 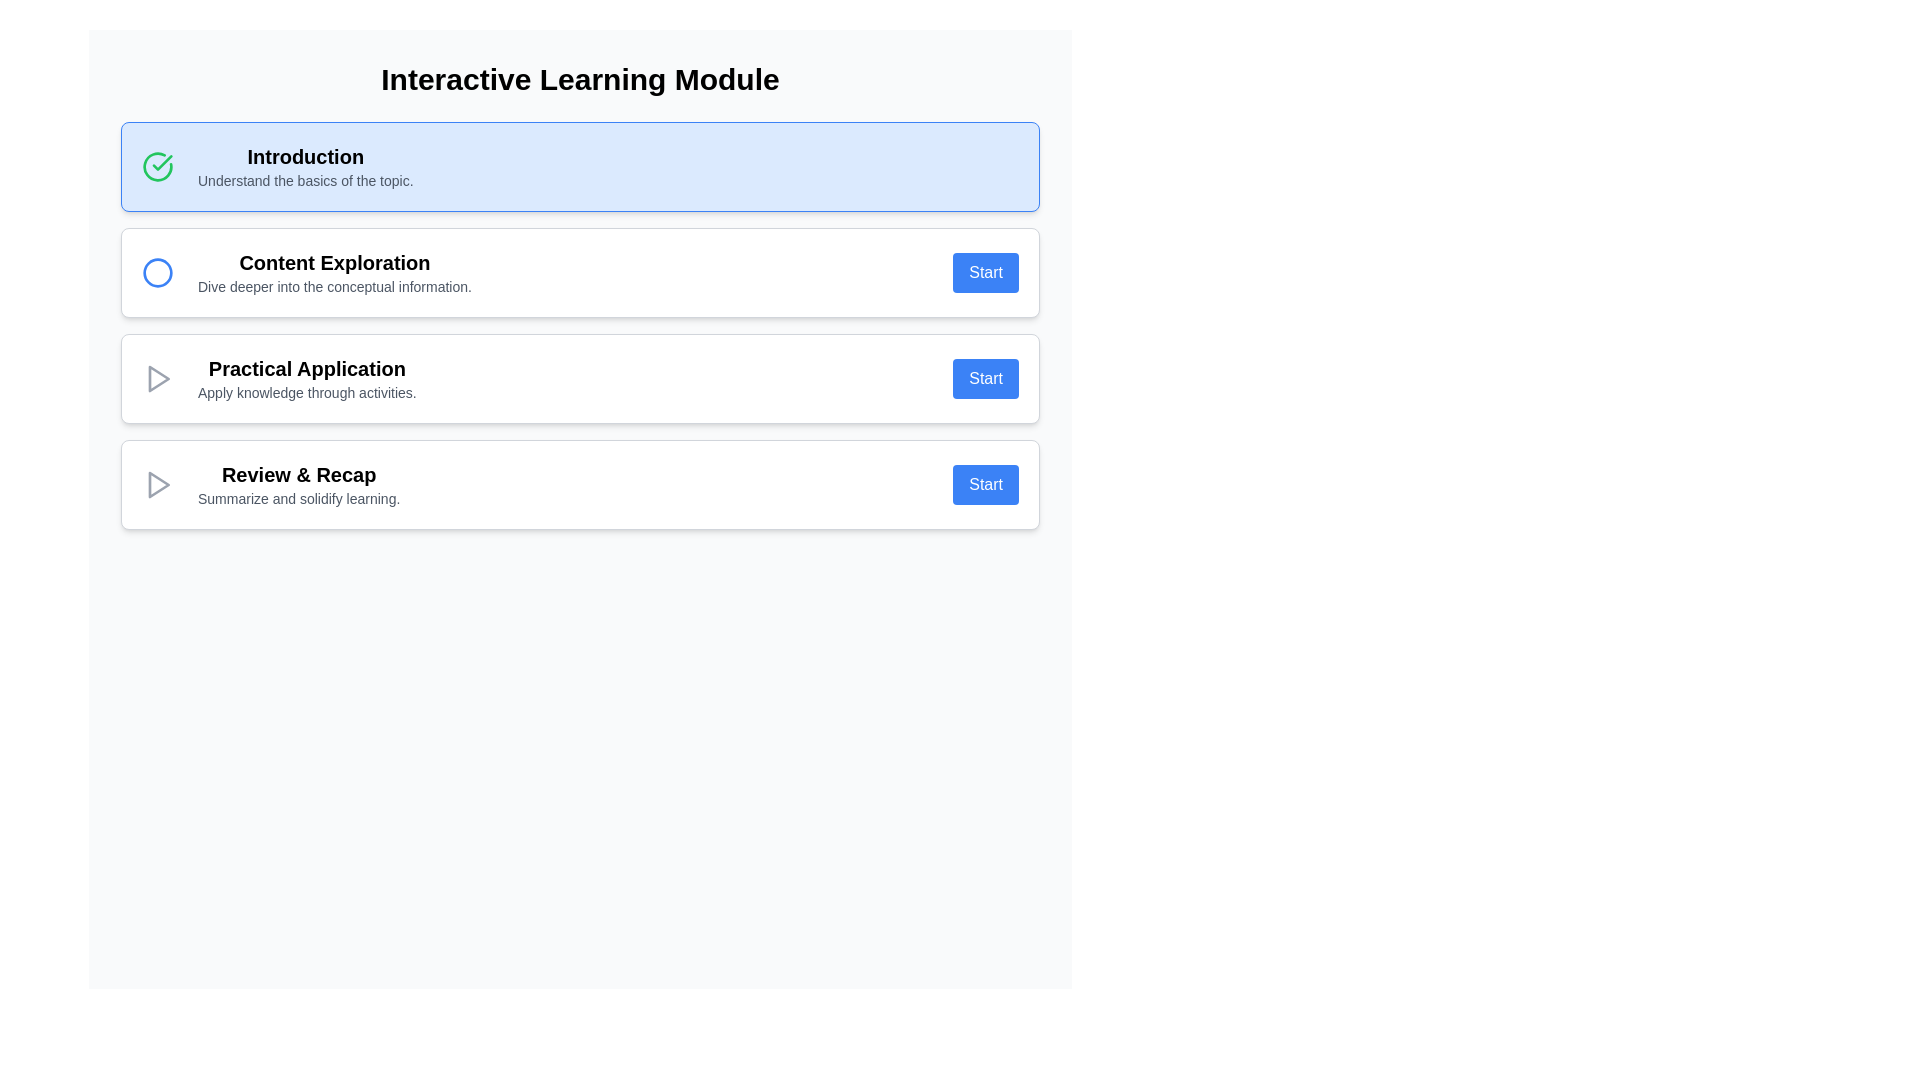 I want to click on the text label that serves as a description for the 'Content Exploration' section, positioned below the section title and aligned to the left margin, so click(x=335, y=286).